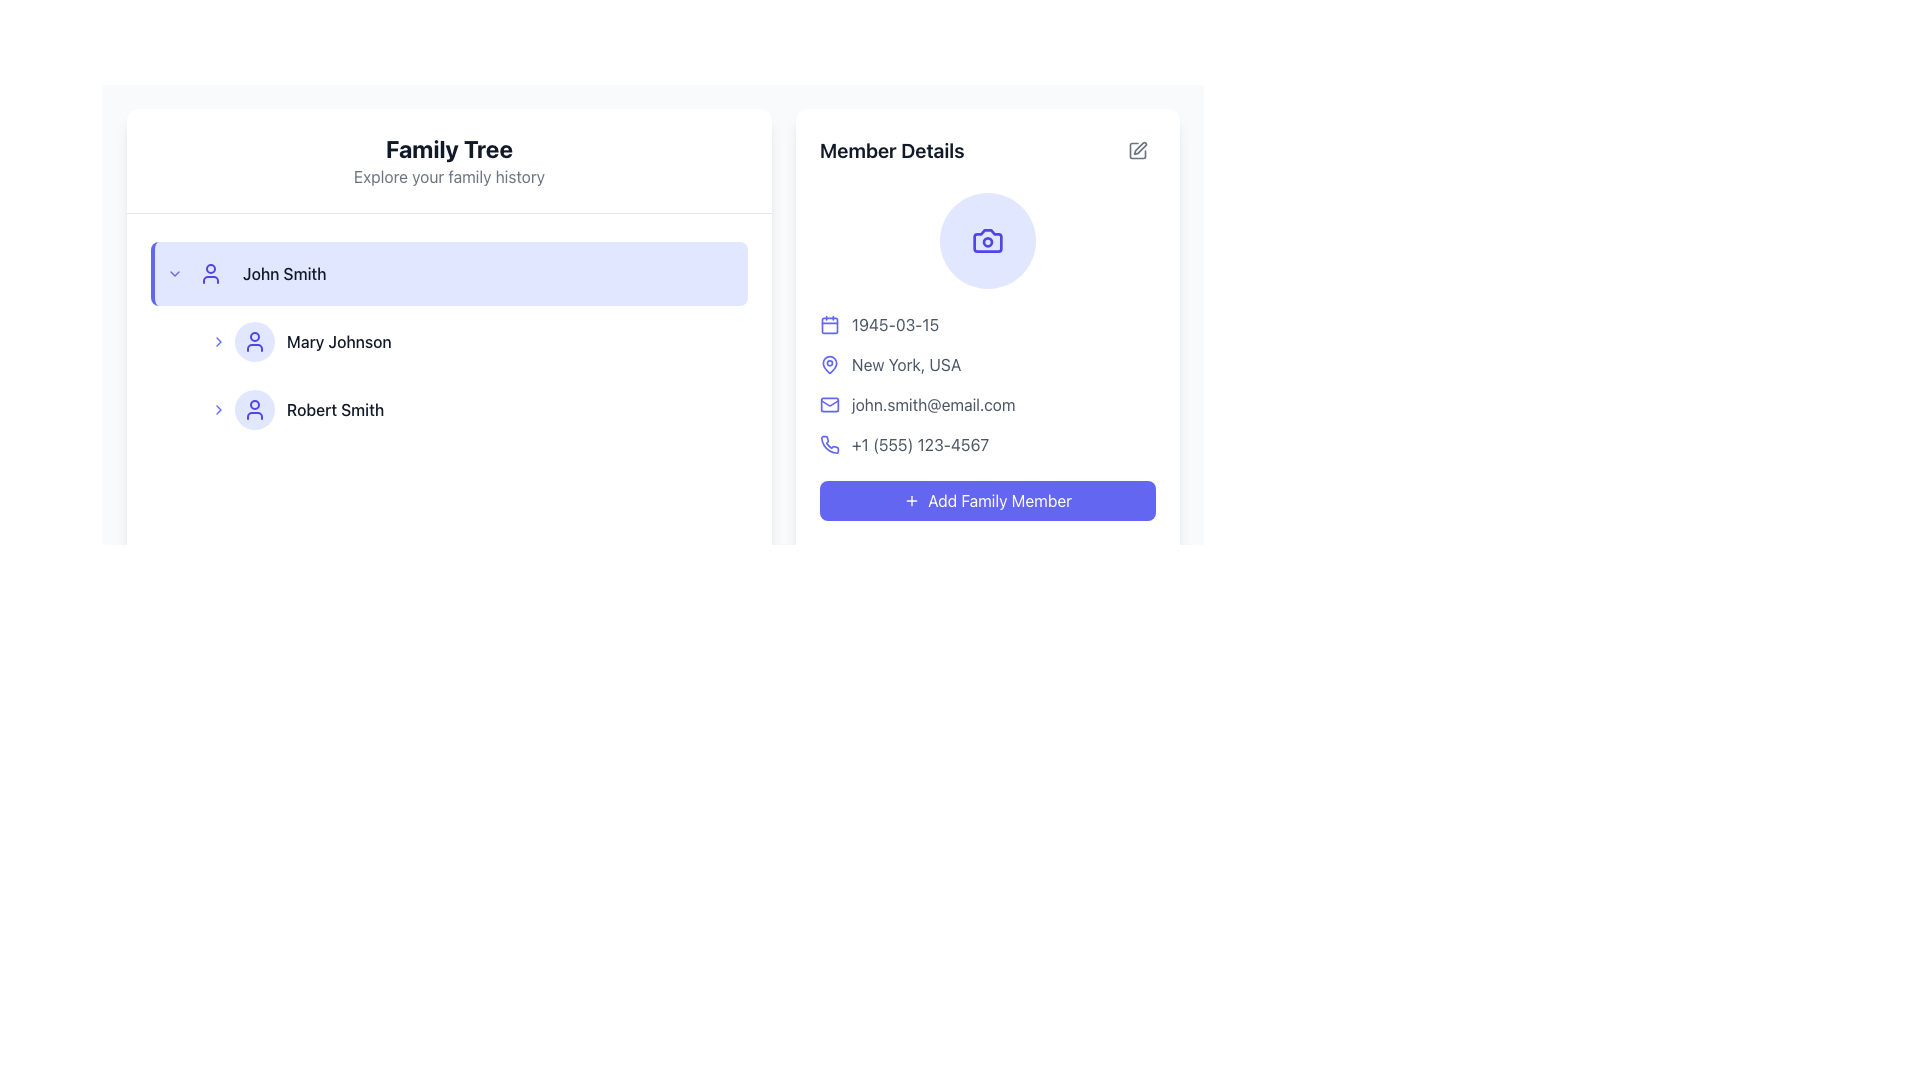 This screenshot has height=1080, width=1920. I want to click on the circular button with a gray pencil icon in the top-right corner of the 'Member Details' card, so click(1137, 149).